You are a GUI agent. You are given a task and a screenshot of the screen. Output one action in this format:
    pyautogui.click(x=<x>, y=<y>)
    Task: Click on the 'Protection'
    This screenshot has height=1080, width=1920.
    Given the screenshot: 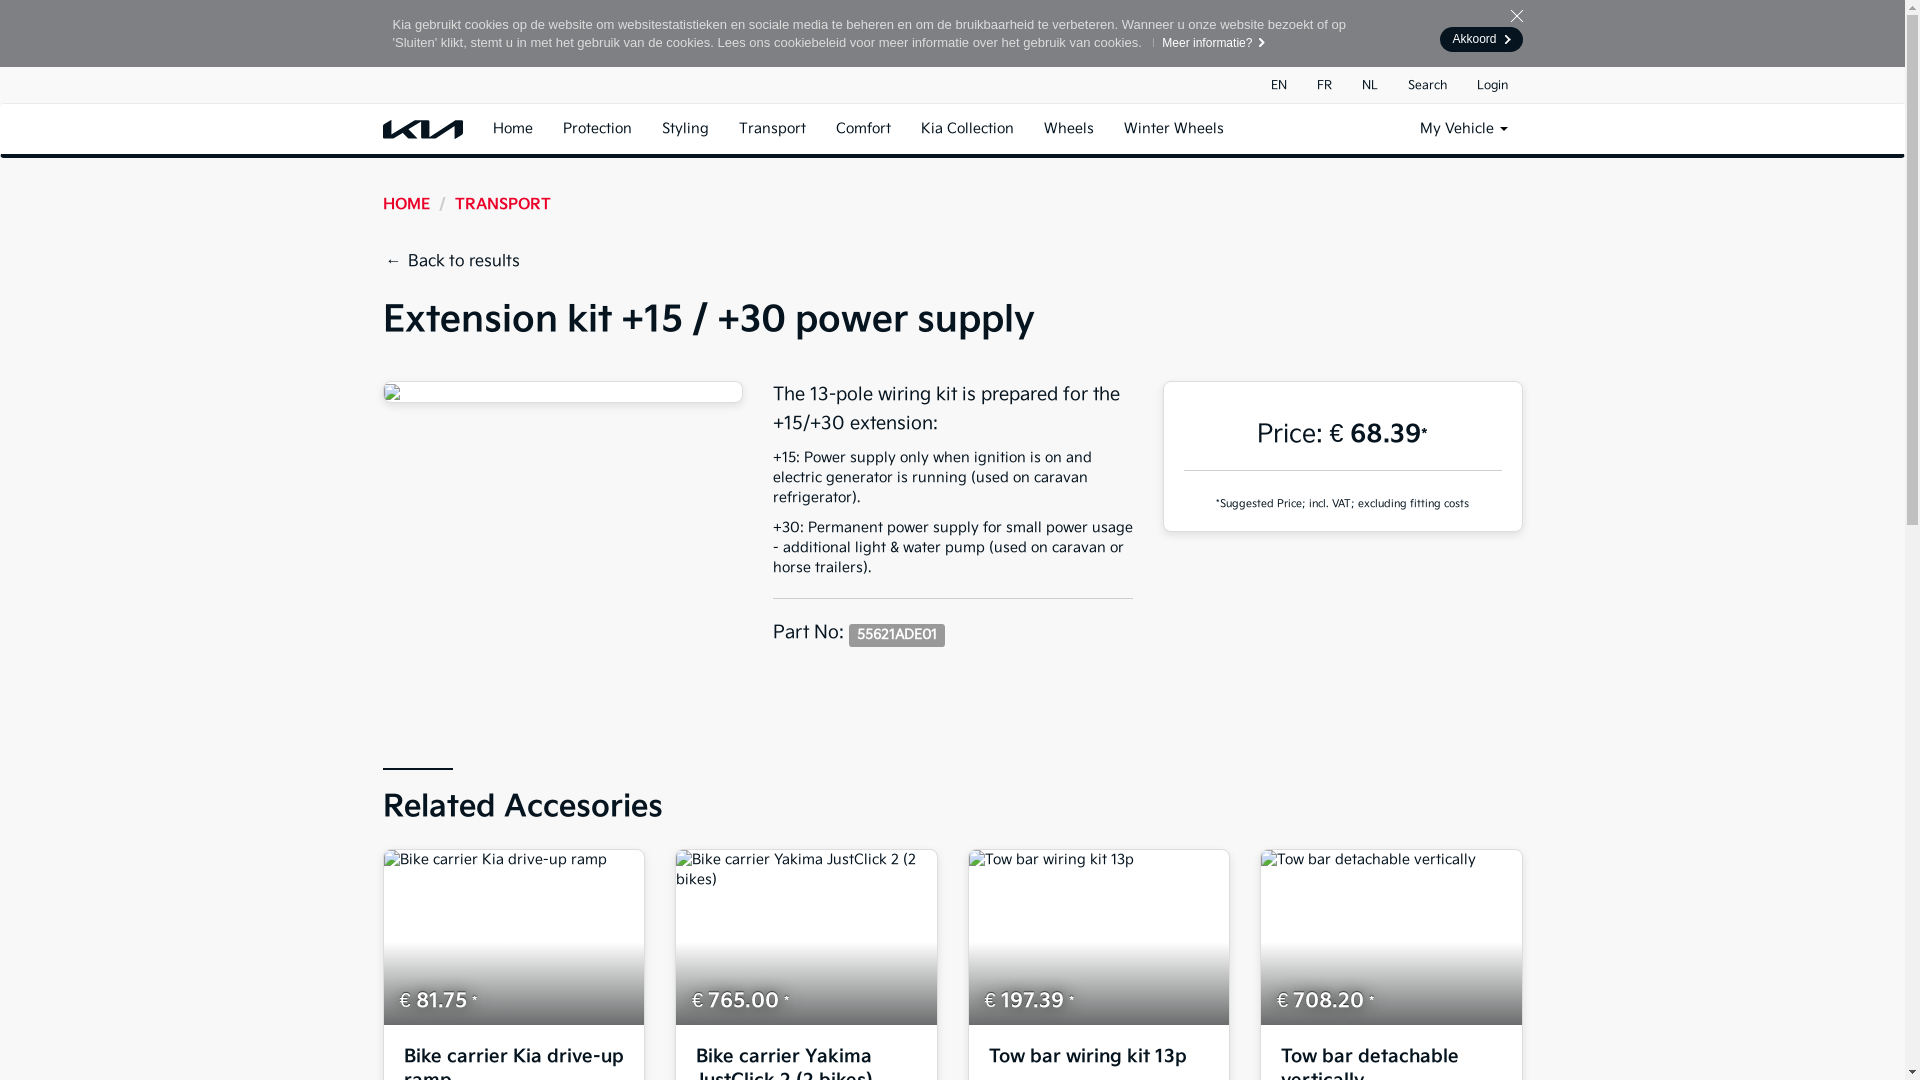 What is the action you would take?
    pyautogui.click(x=547, y=128)
    